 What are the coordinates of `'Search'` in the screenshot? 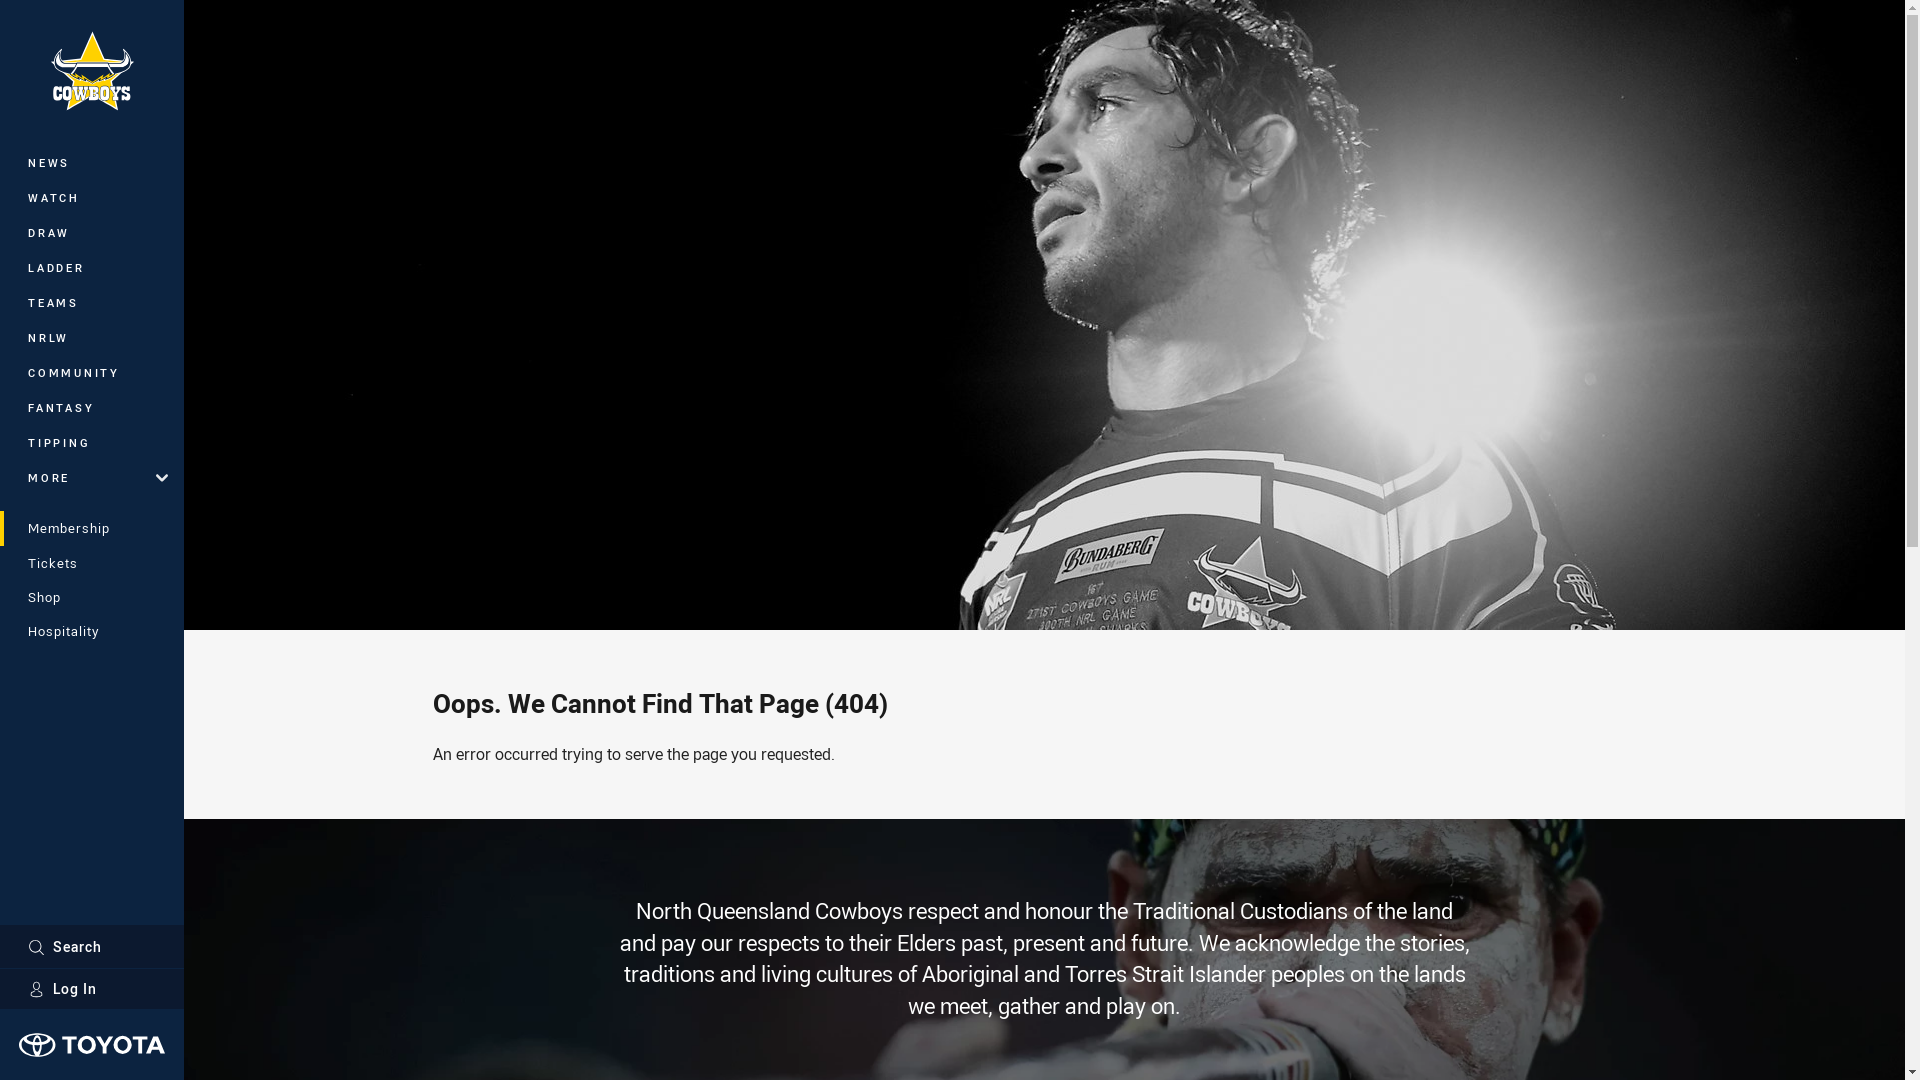 It's located at (90, 945).